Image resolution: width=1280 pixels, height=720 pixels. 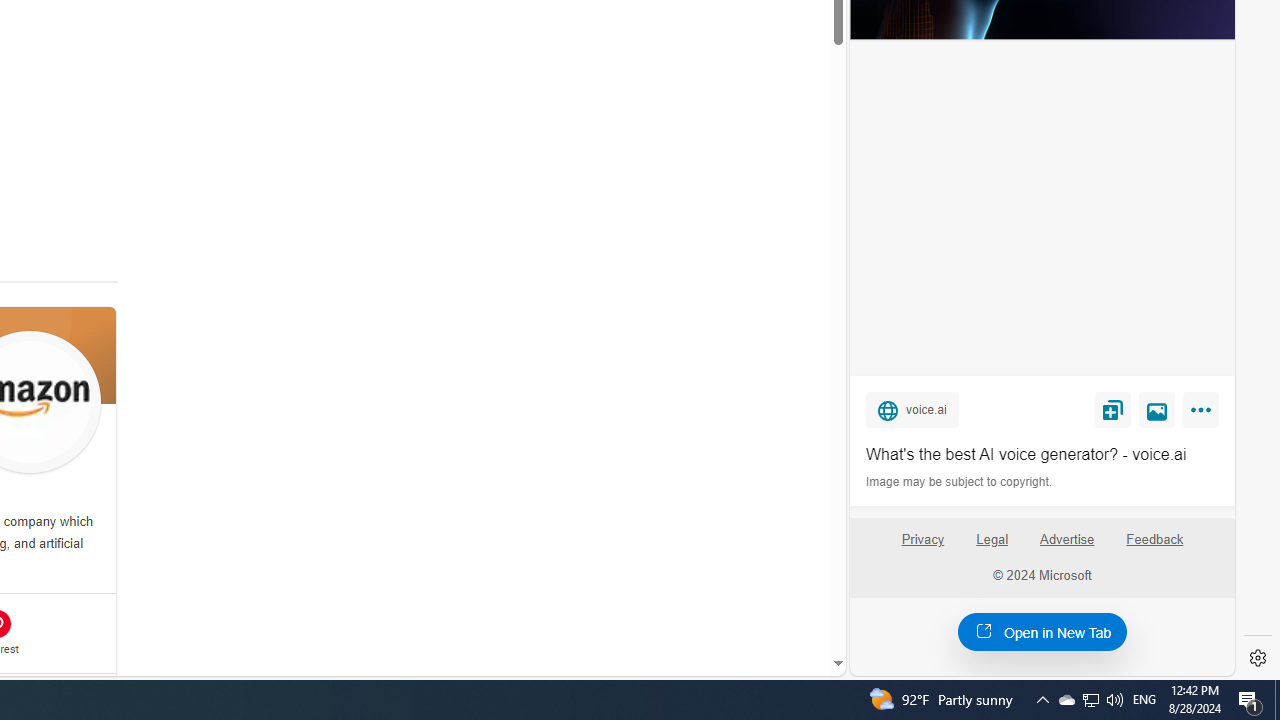 What do you see at coordinates (1041, 631) in the screenshot?
I see `'Open in New Tab'` at bounding box center [1041, 631].